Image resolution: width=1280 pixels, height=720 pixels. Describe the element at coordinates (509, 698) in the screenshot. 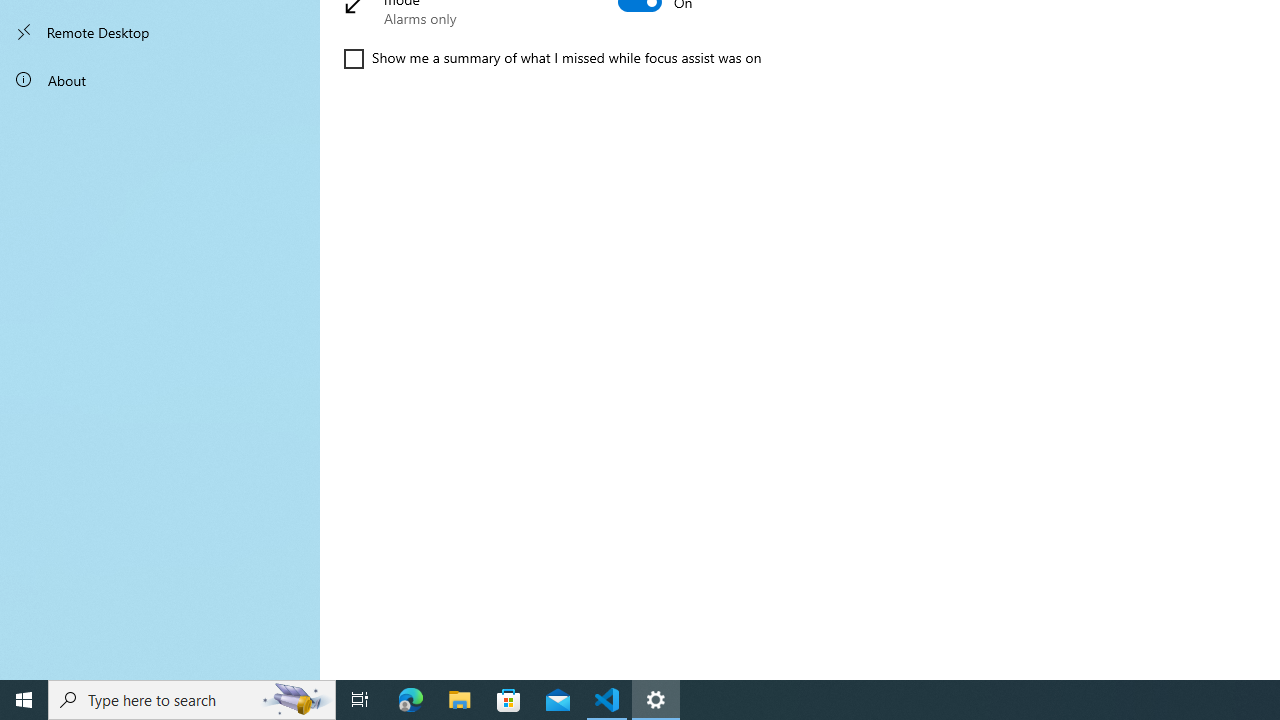

I see `'Microsoft Store'` at that location.